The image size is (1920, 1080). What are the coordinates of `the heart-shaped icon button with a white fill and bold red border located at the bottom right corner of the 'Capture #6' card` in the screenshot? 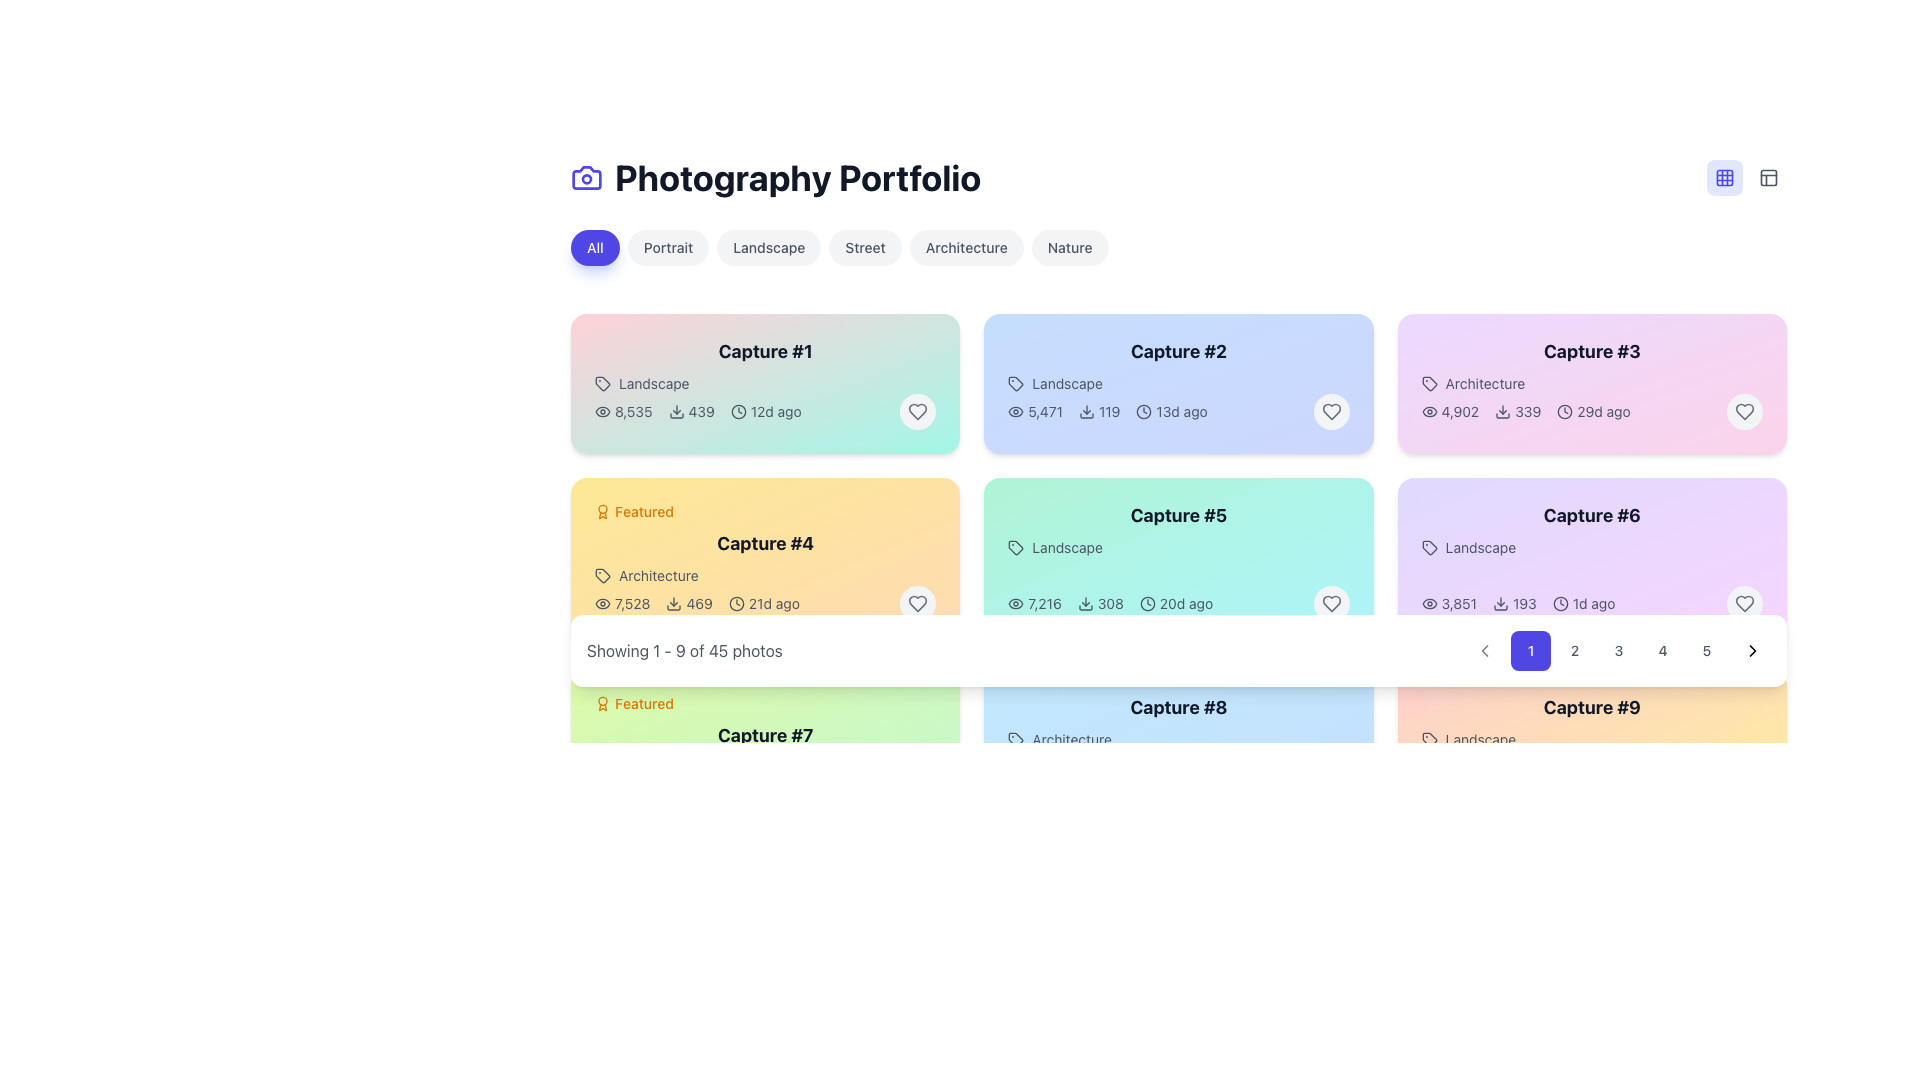 It's located at (1744, 603).